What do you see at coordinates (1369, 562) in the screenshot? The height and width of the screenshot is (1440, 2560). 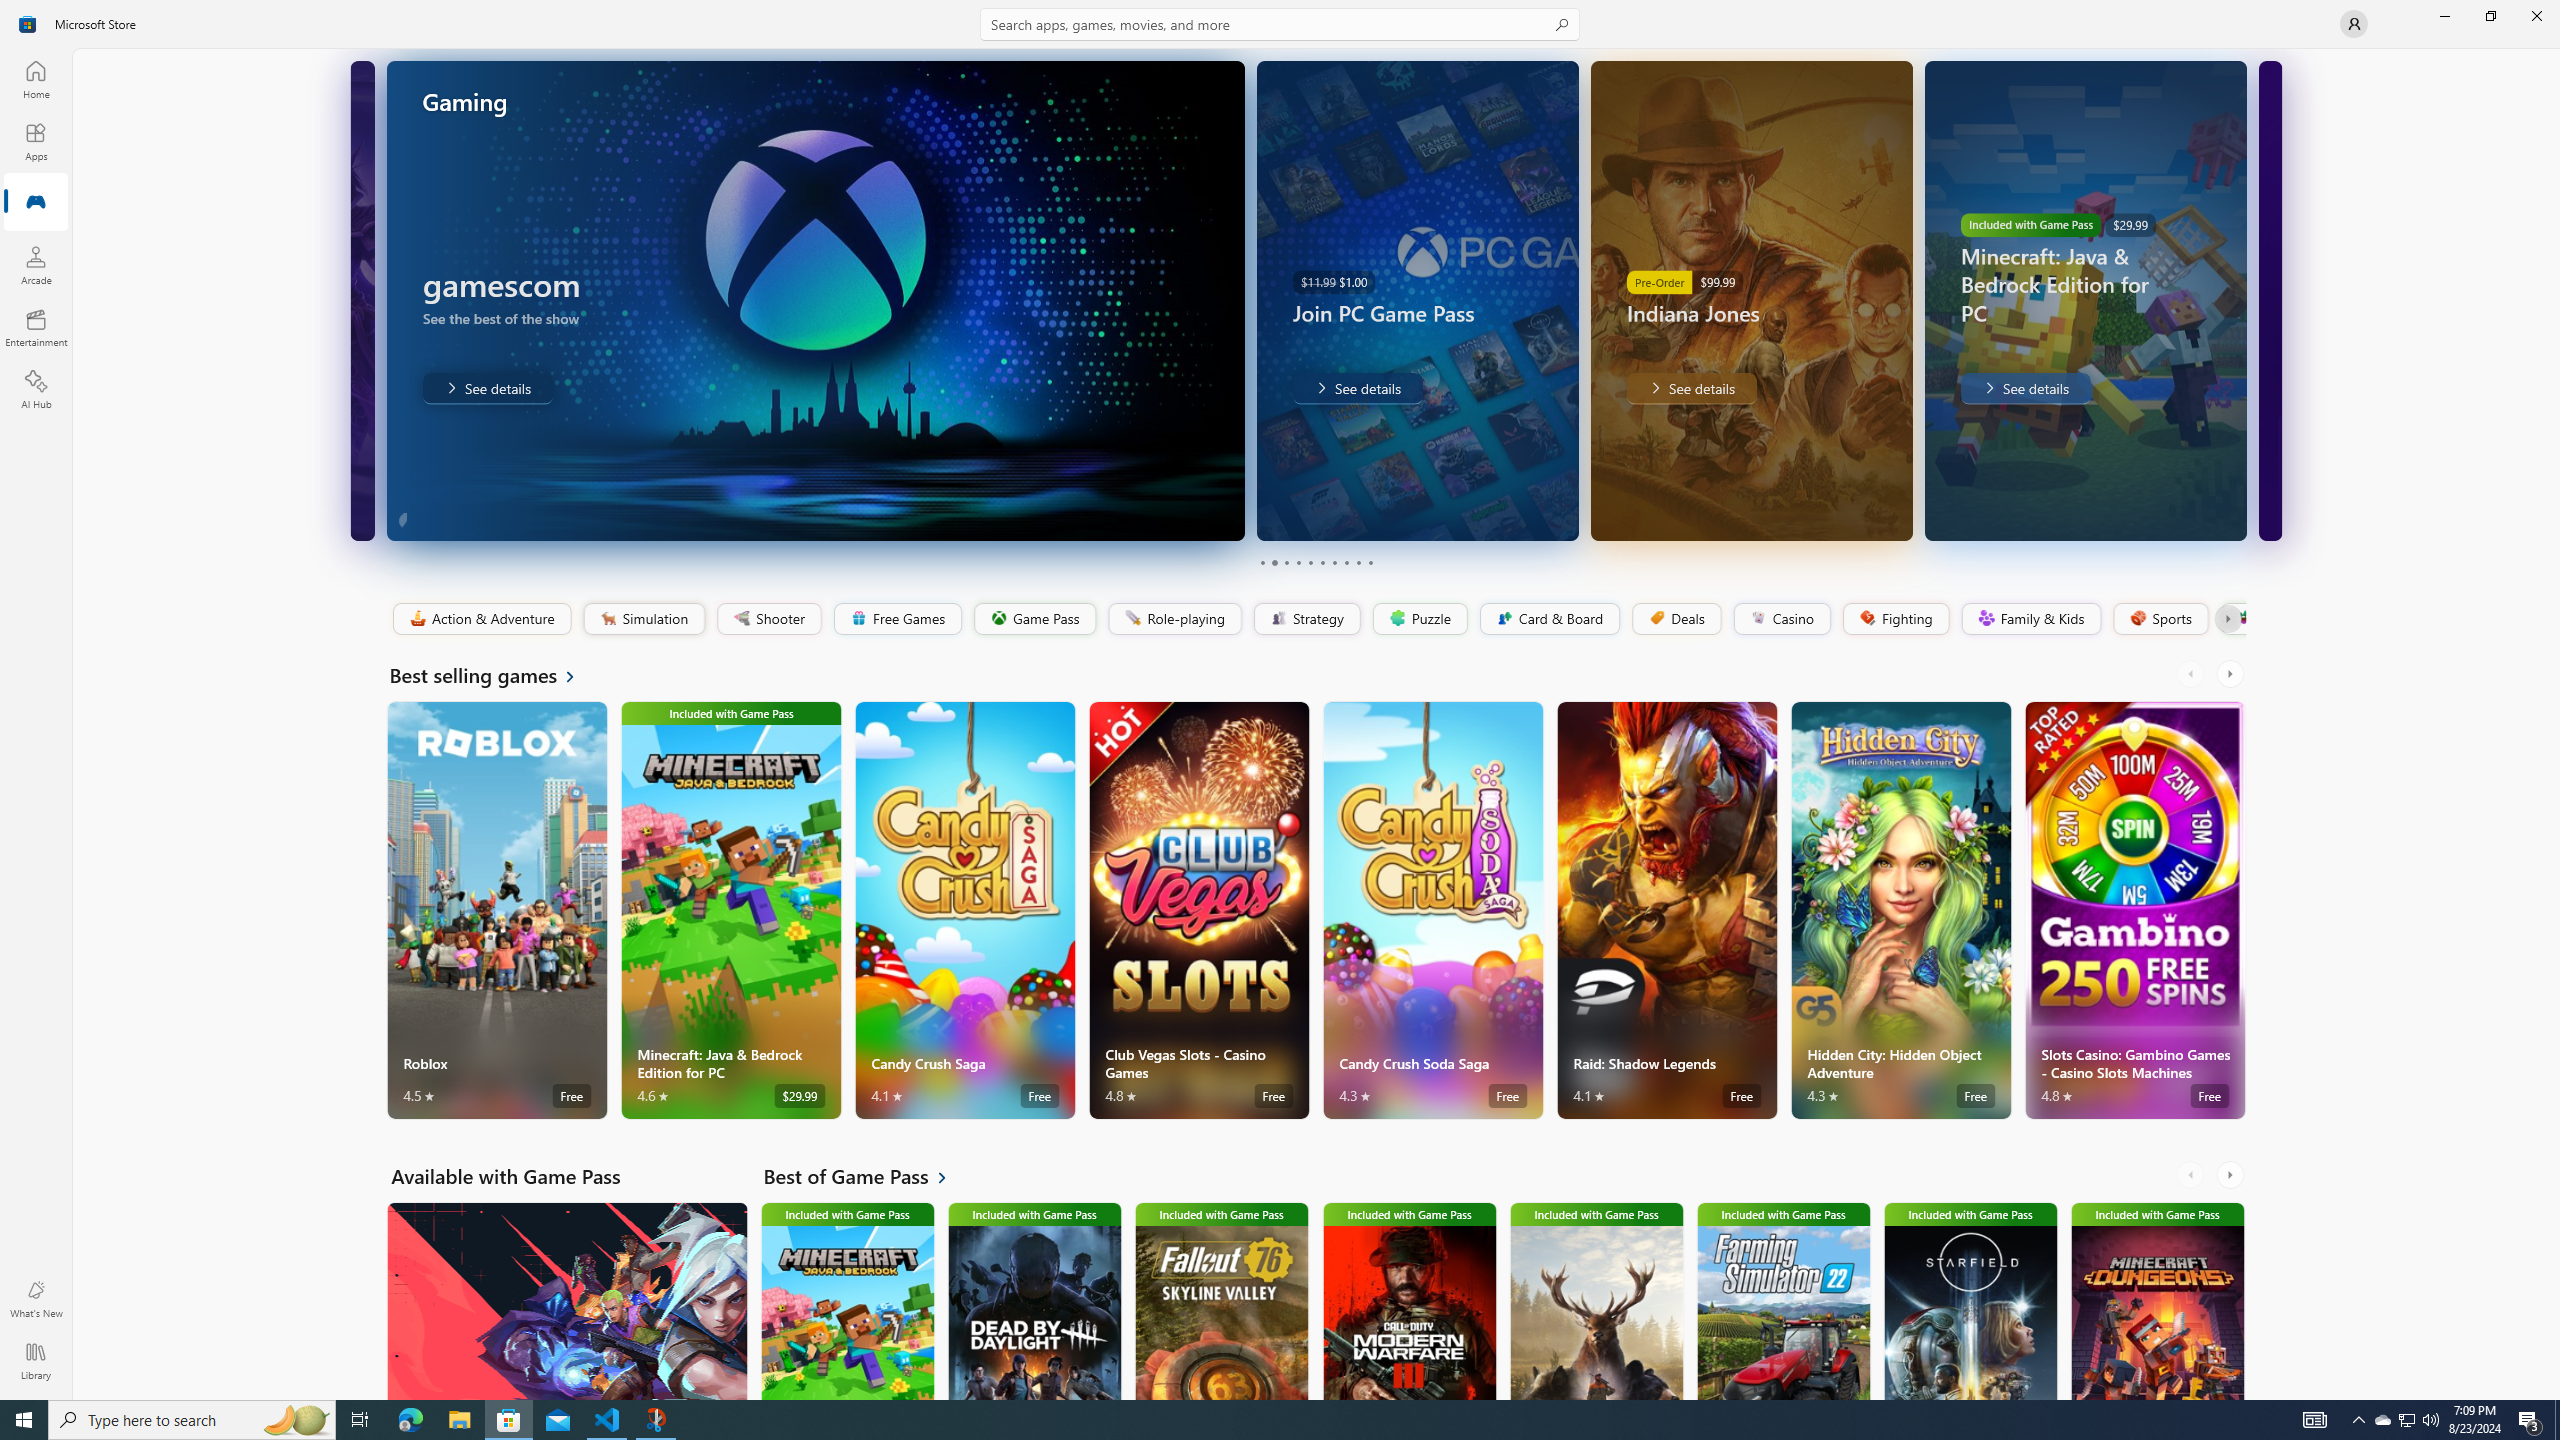 I see `'Page 10'` at bounding box center [1369, 562].